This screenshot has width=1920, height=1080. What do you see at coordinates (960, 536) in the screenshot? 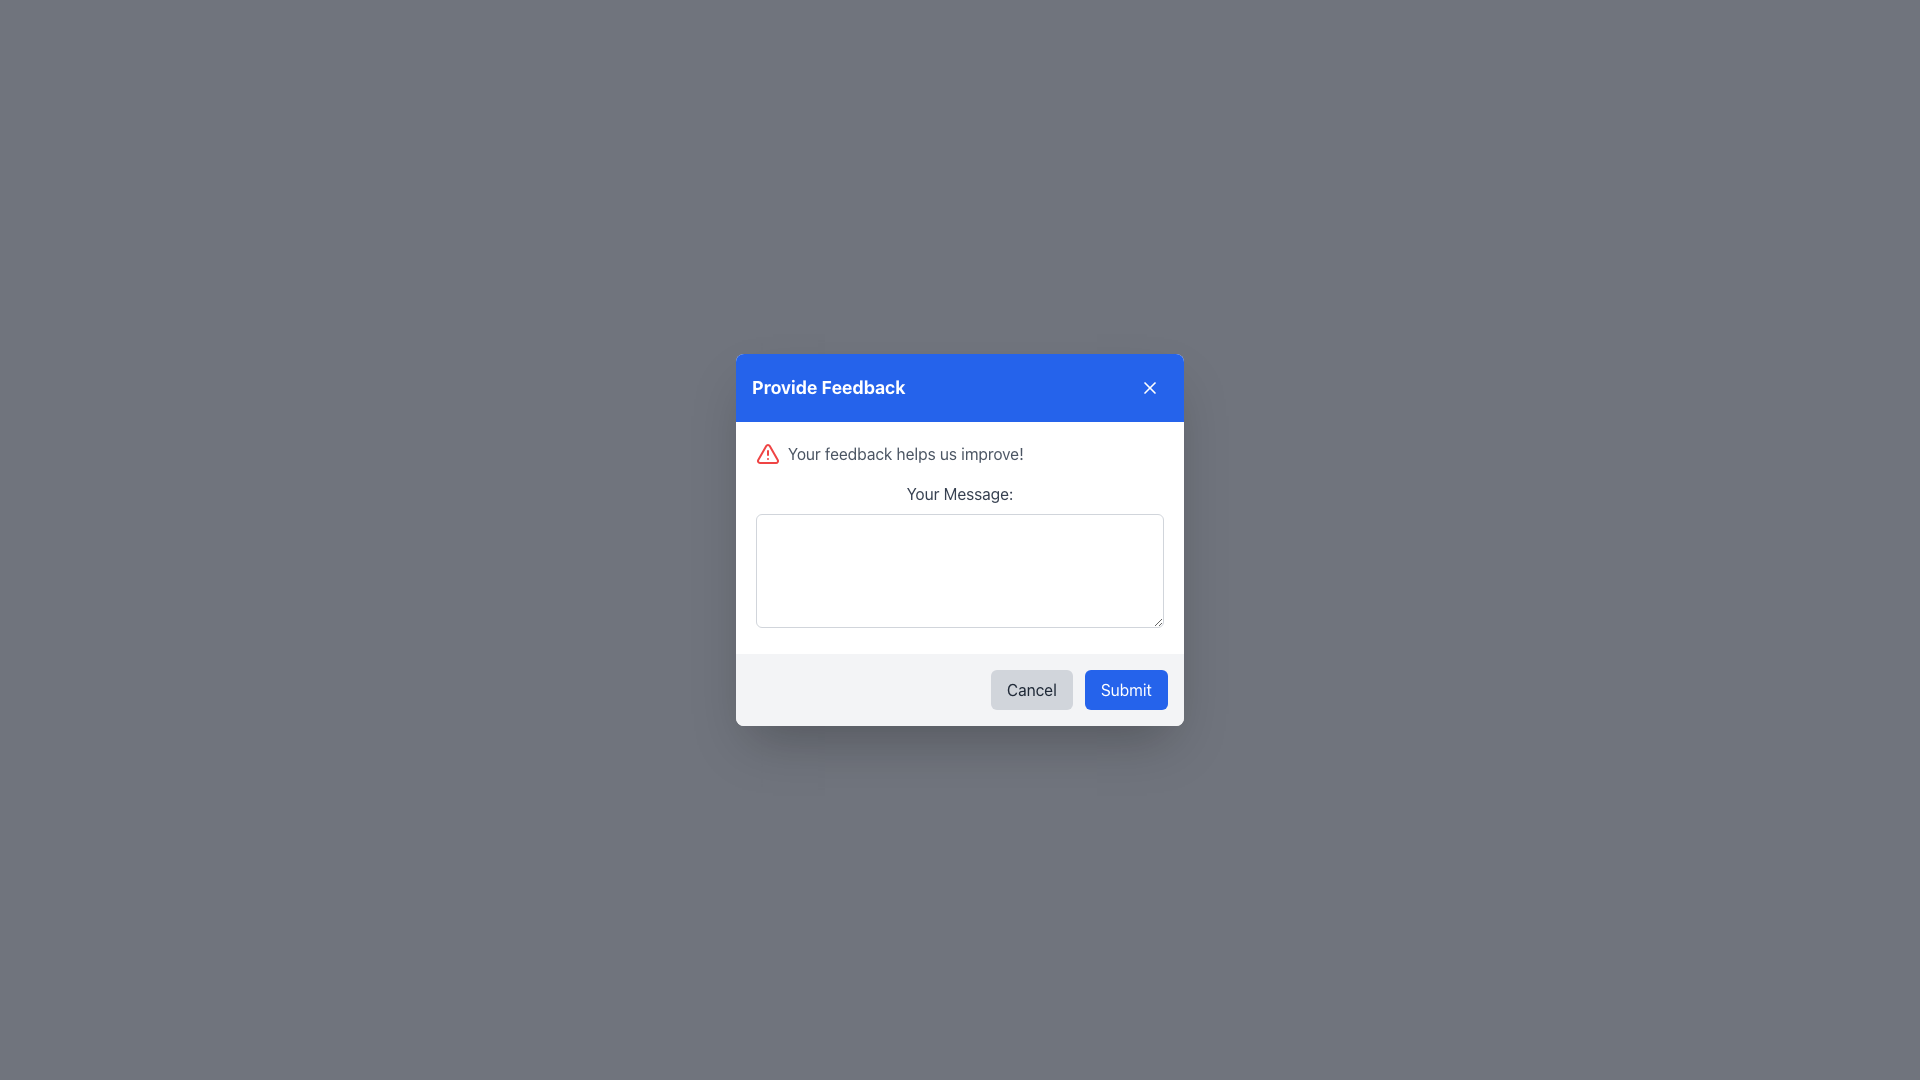
I see `the text box within the 'Provide Feedback' dialog for user input` at bounding box center [960, 536].